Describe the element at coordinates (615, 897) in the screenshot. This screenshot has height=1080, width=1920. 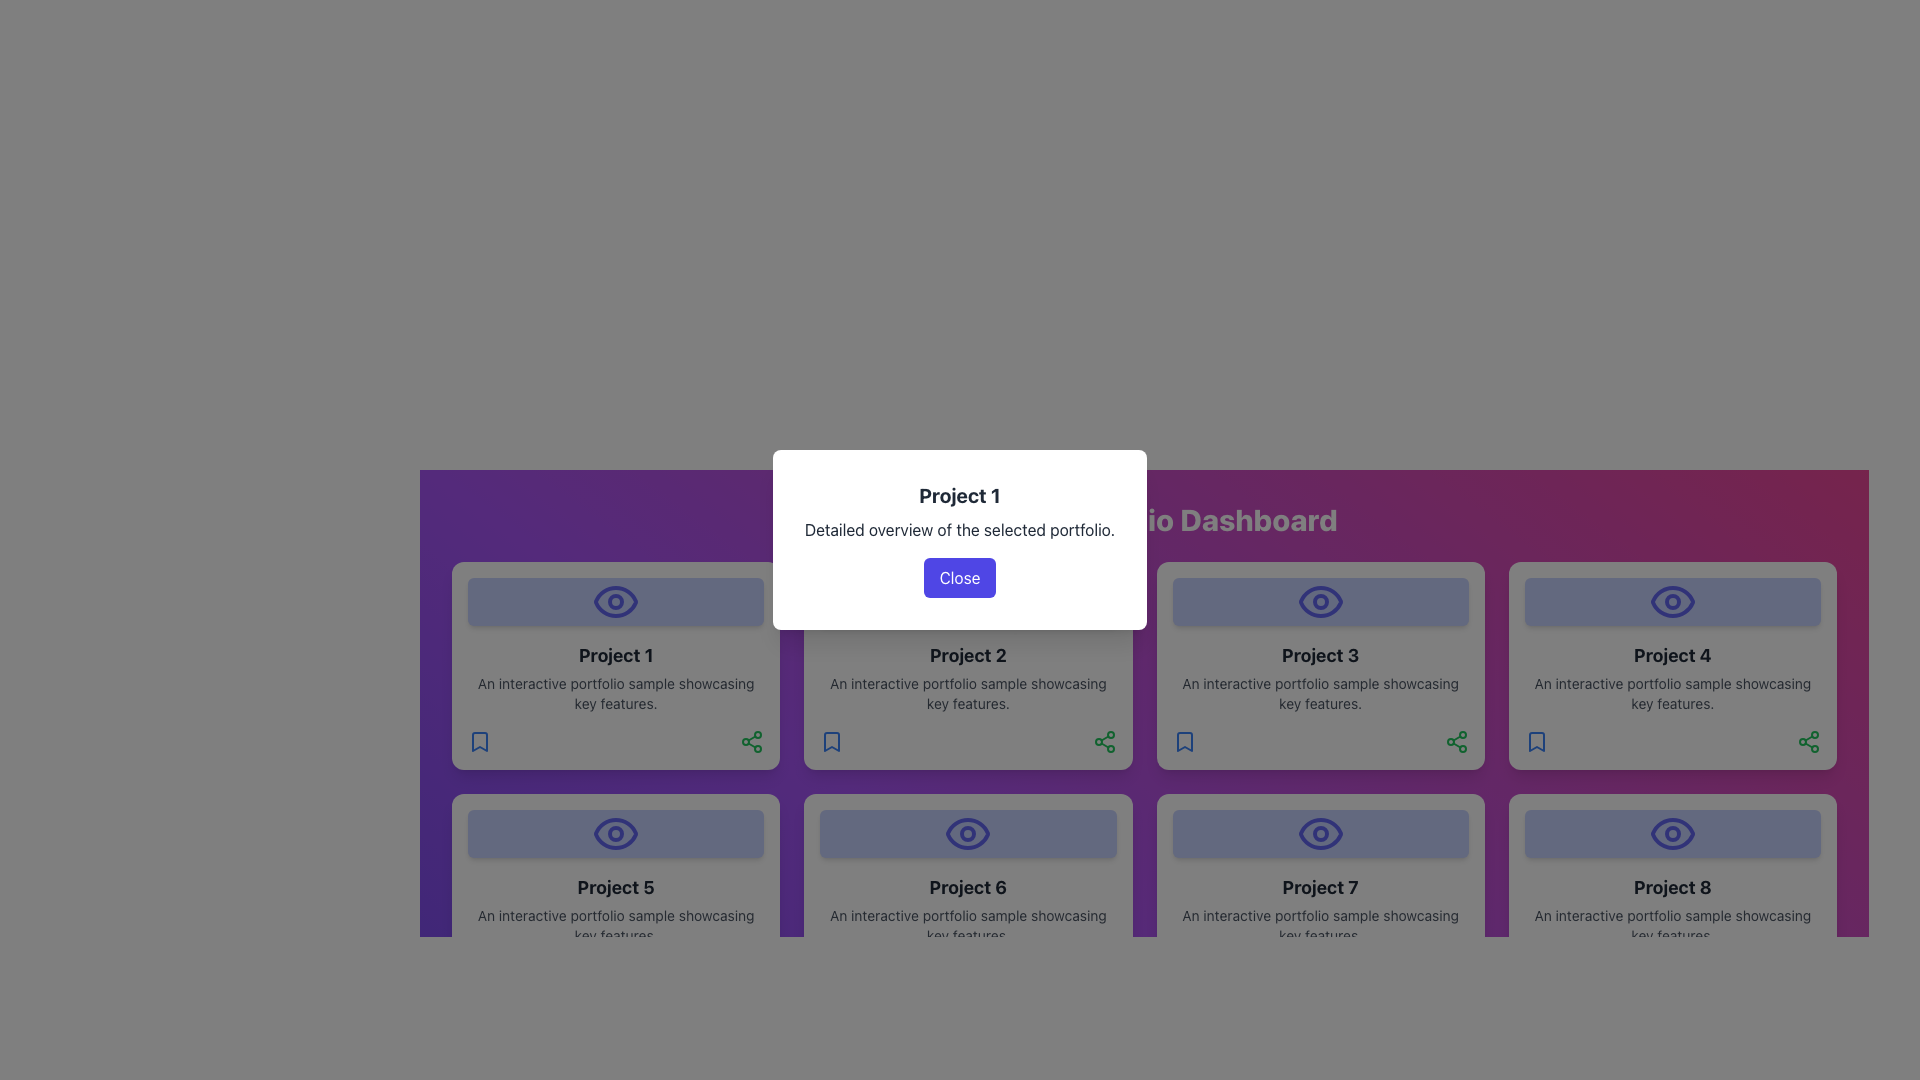
I see `the 'Project 5' informational card, which has a white background, rounded corners, and an eye icon at the top` at that location.